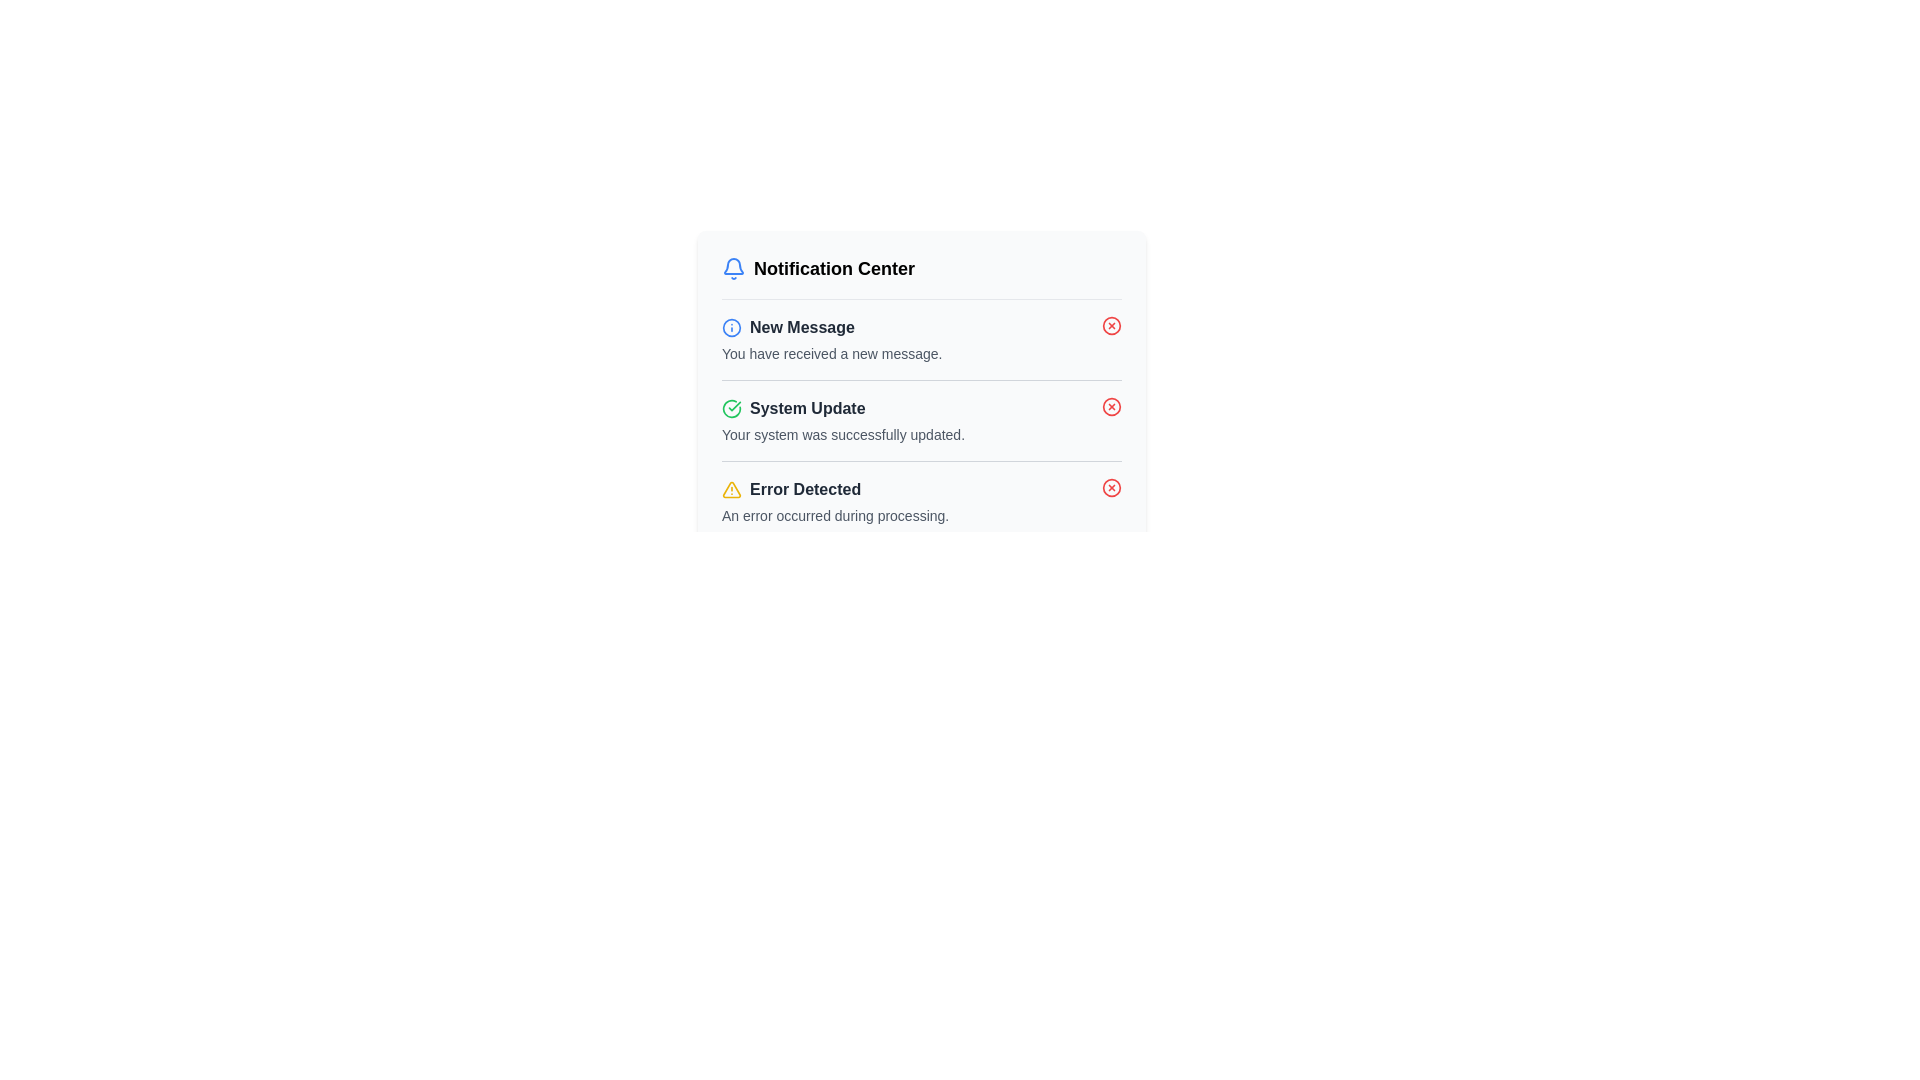 Image resolution: width=1920 pixels, height=1080 pixels. What do you see at coordinates (832, 353) in the screenshot?
I see `the text label displaying 'You have received a new message.' located below the 'New Message' title in the notification section` at bounding box center [832, 353].